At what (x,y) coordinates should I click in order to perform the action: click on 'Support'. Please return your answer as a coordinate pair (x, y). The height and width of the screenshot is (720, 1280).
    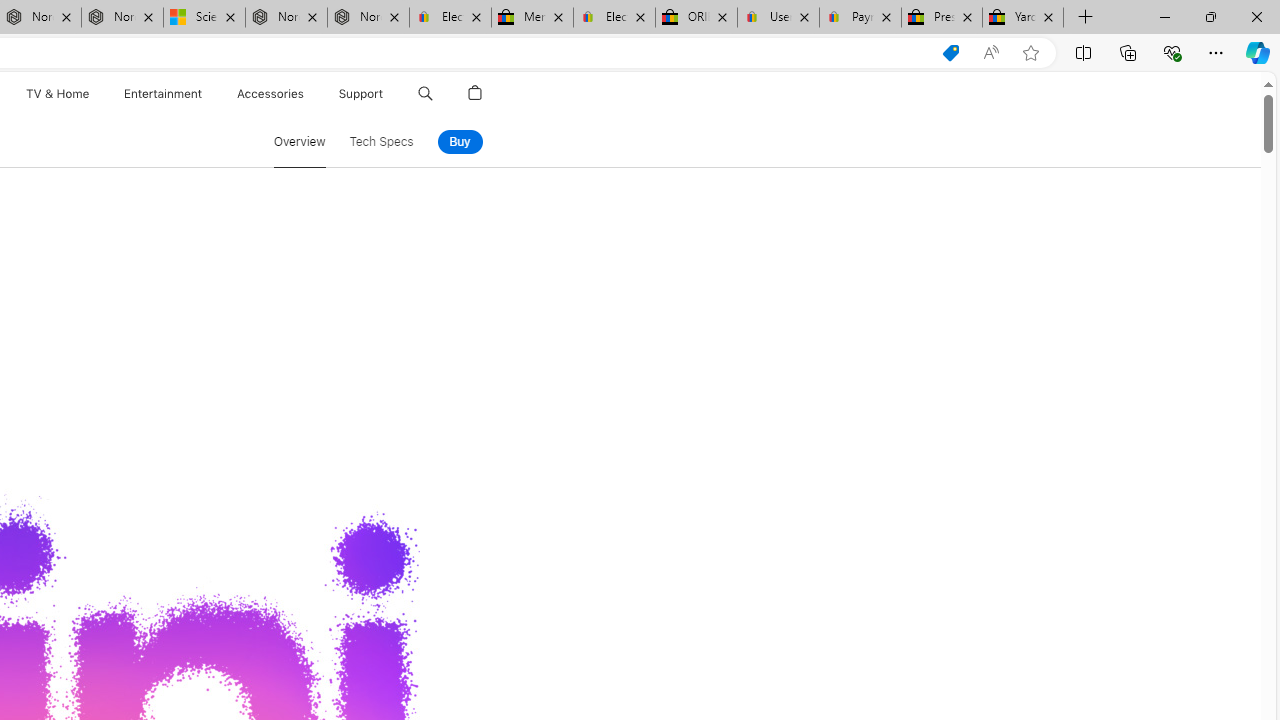
    Looking at the image, I should click on (361, 93).